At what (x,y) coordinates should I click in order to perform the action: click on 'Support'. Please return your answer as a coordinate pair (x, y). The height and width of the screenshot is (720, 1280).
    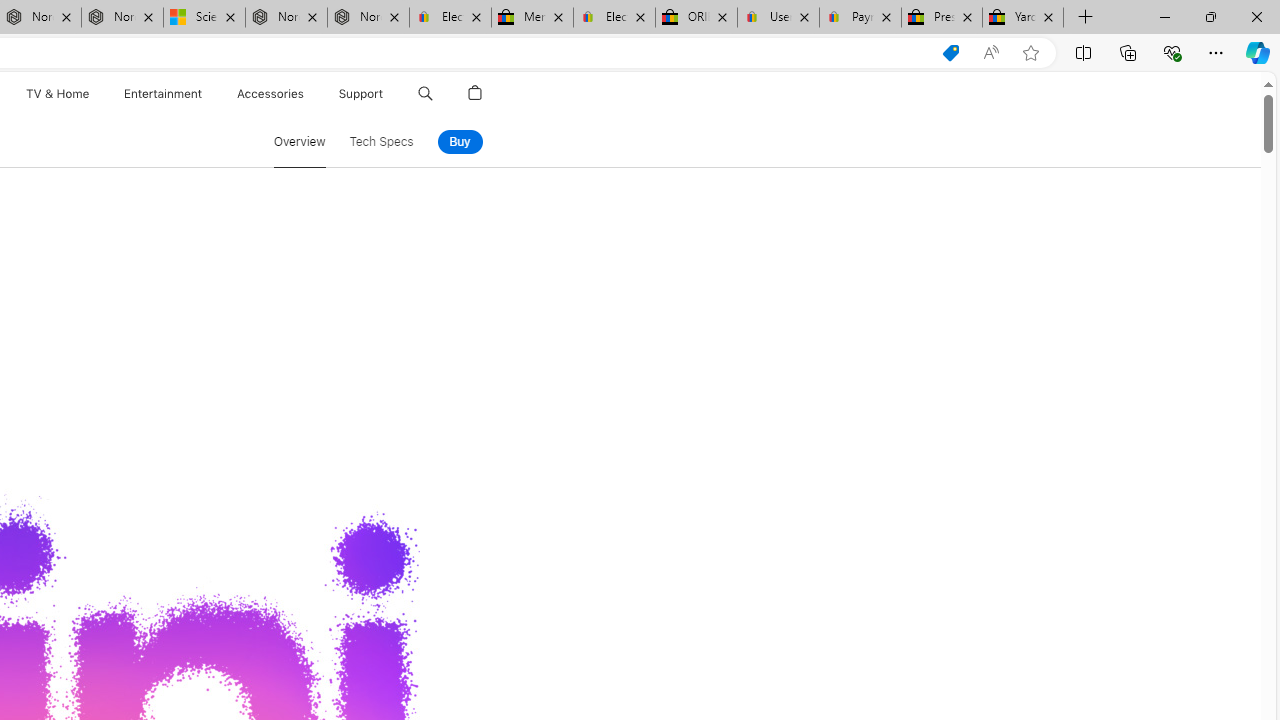
    Looking at the image, I should click on (361, 93).